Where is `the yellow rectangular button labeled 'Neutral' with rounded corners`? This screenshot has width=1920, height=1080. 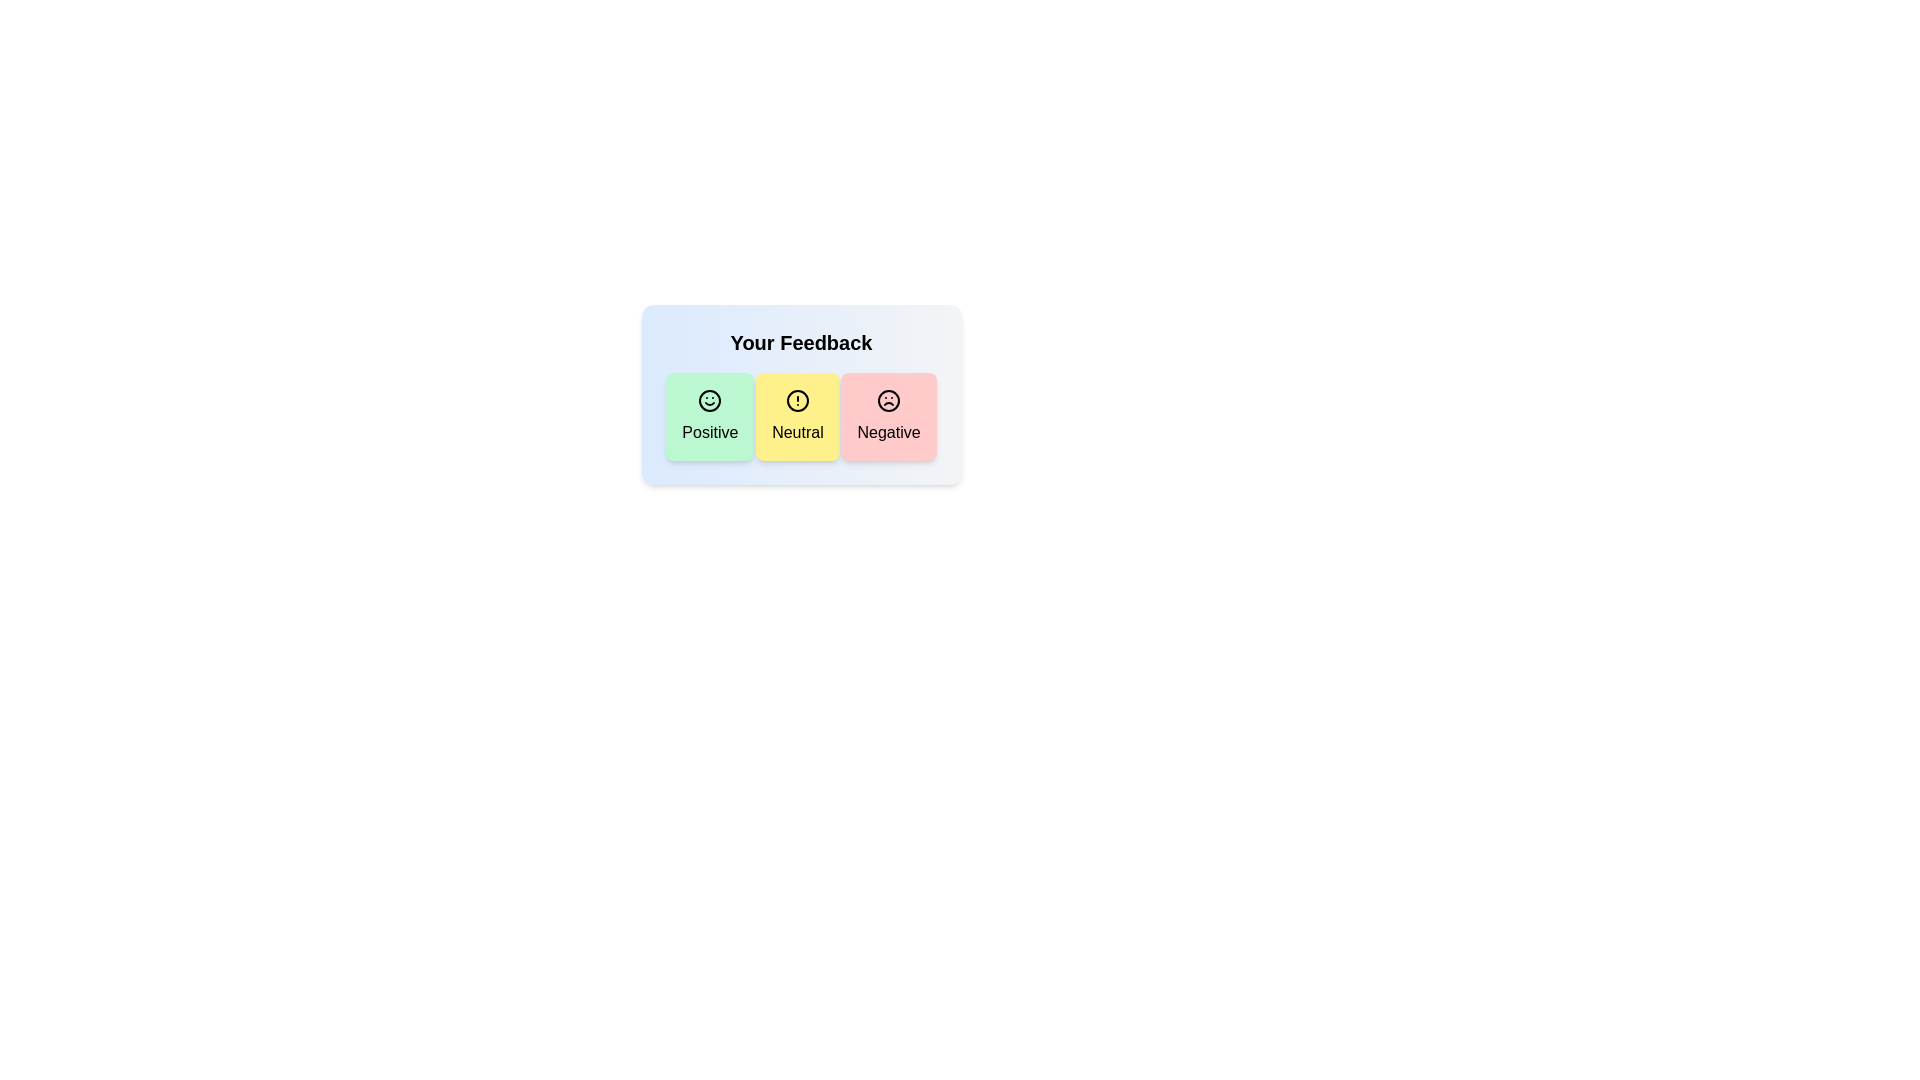
the yellow rectangular button labeled 'Neutral' with rounded corners is located at coordinates (801, 415).